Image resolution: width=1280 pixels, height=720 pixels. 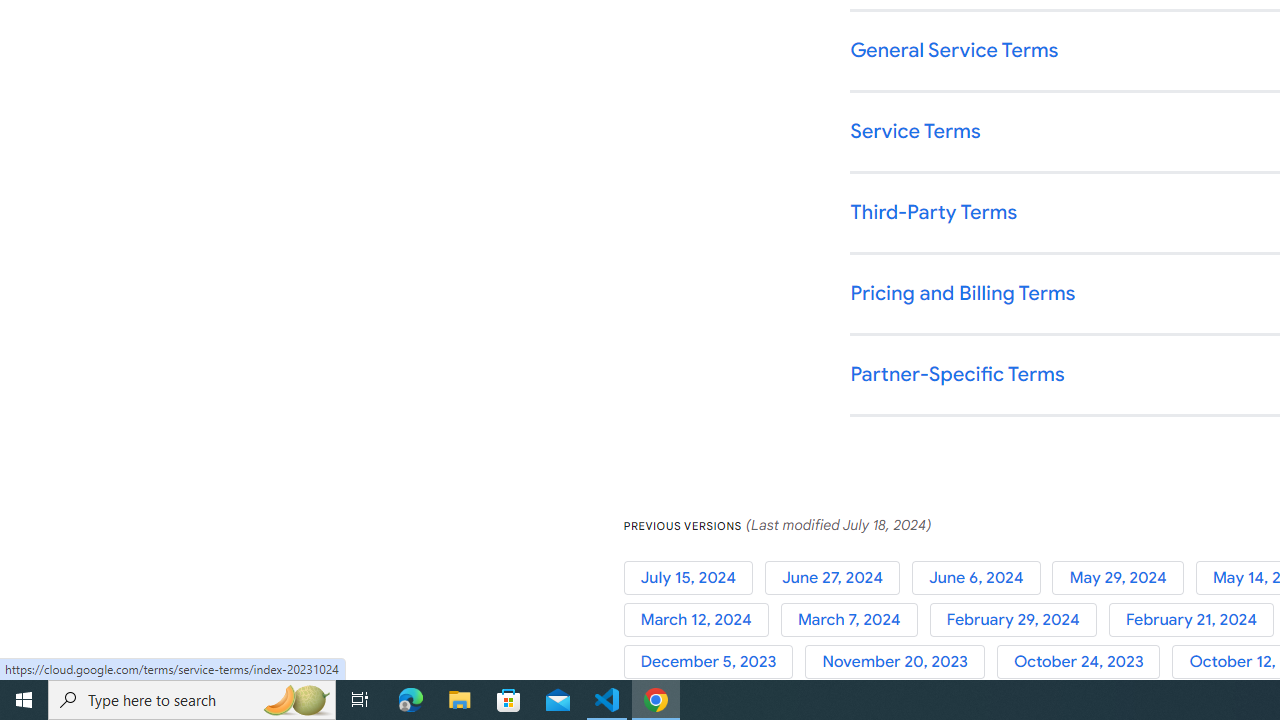 I want to click on 'June 6, 2024', so click(x=982, y=577).